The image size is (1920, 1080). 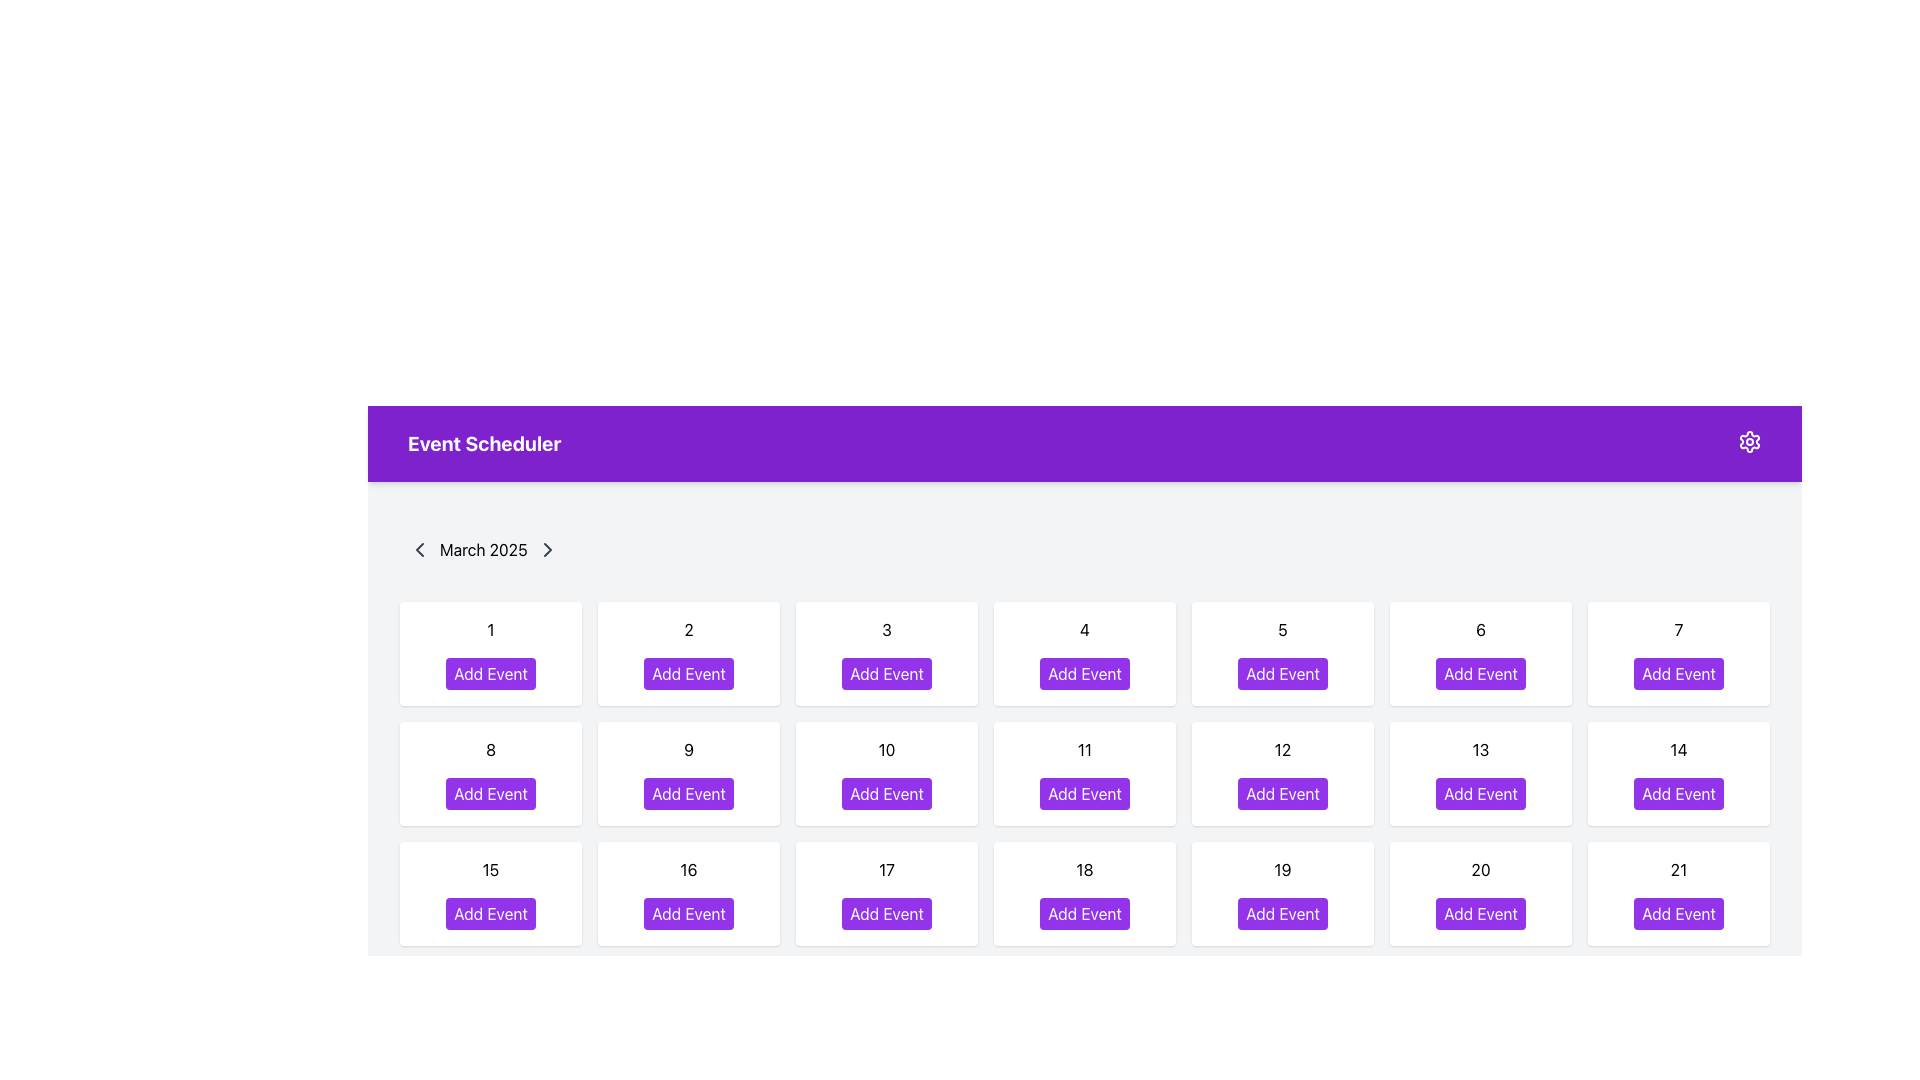 What do you see at coordinates (1481, 793) in the screenshot?
I see `the button located in the bottom part of the grid layout, specifically in row 13` at bounding box center [1481, 793].